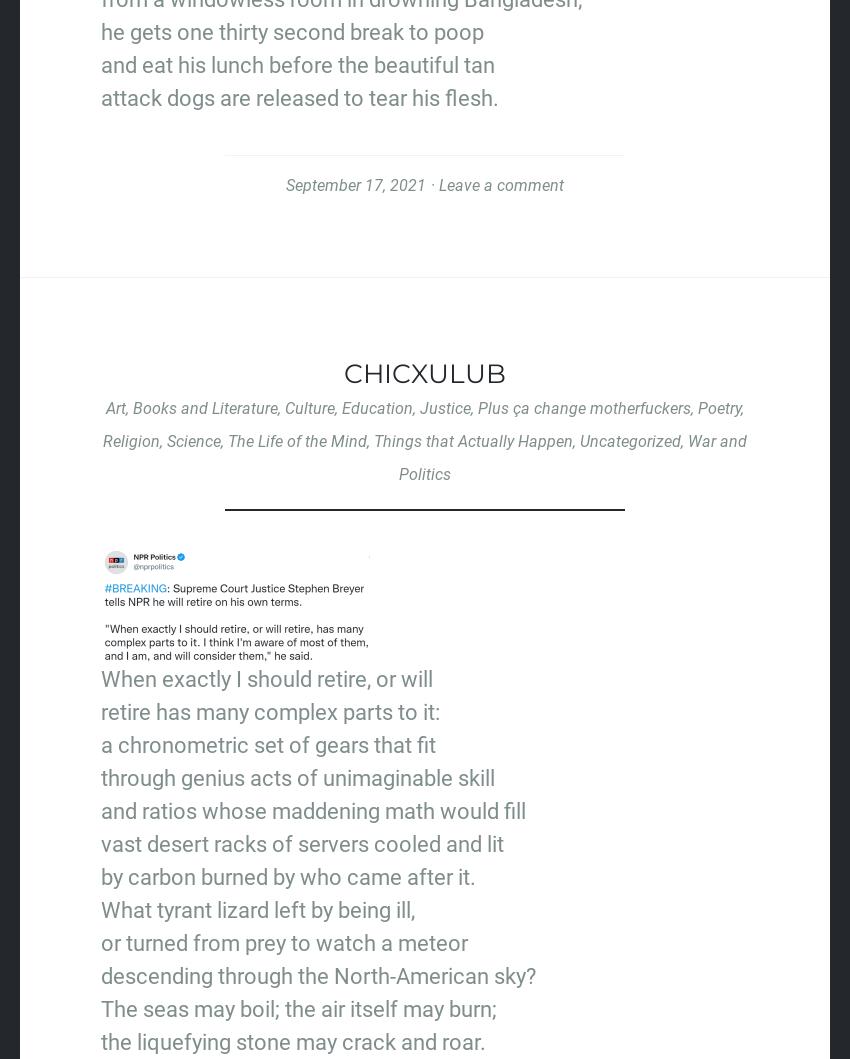 The width and height of the screenshot is (850, 1059). I want to click on 'Art', so click(115, 406).